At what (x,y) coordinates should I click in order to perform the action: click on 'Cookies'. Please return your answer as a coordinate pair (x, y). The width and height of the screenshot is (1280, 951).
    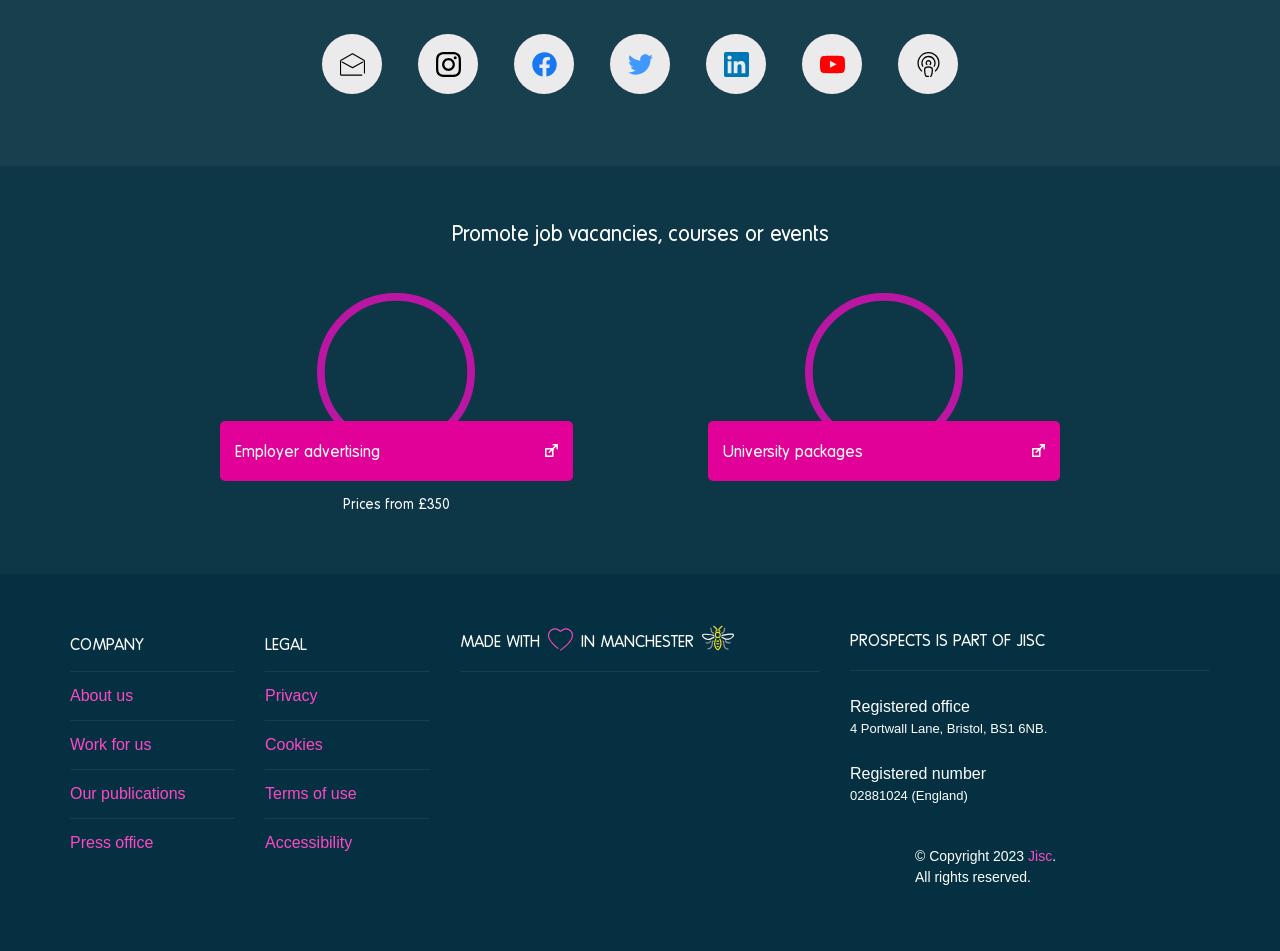
    Looking at the image, I should click on (292, 742).